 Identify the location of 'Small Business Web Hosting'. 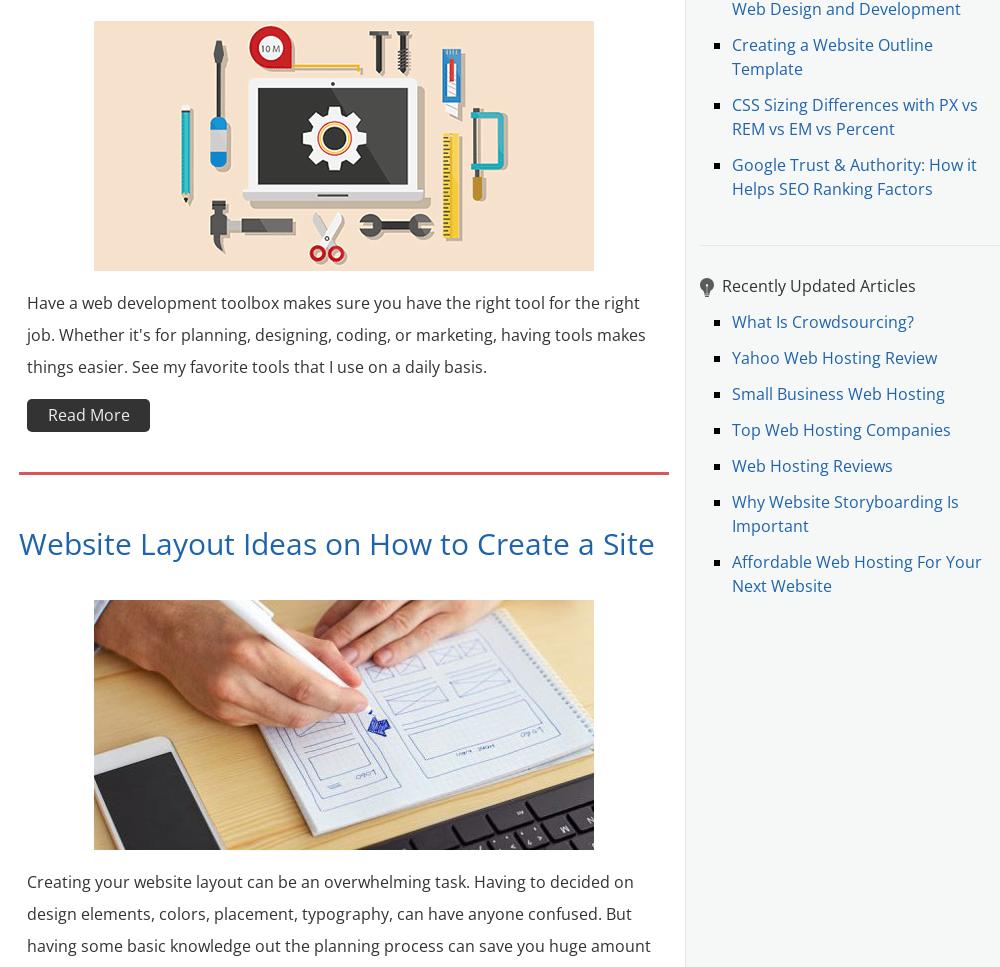
(837, 393).